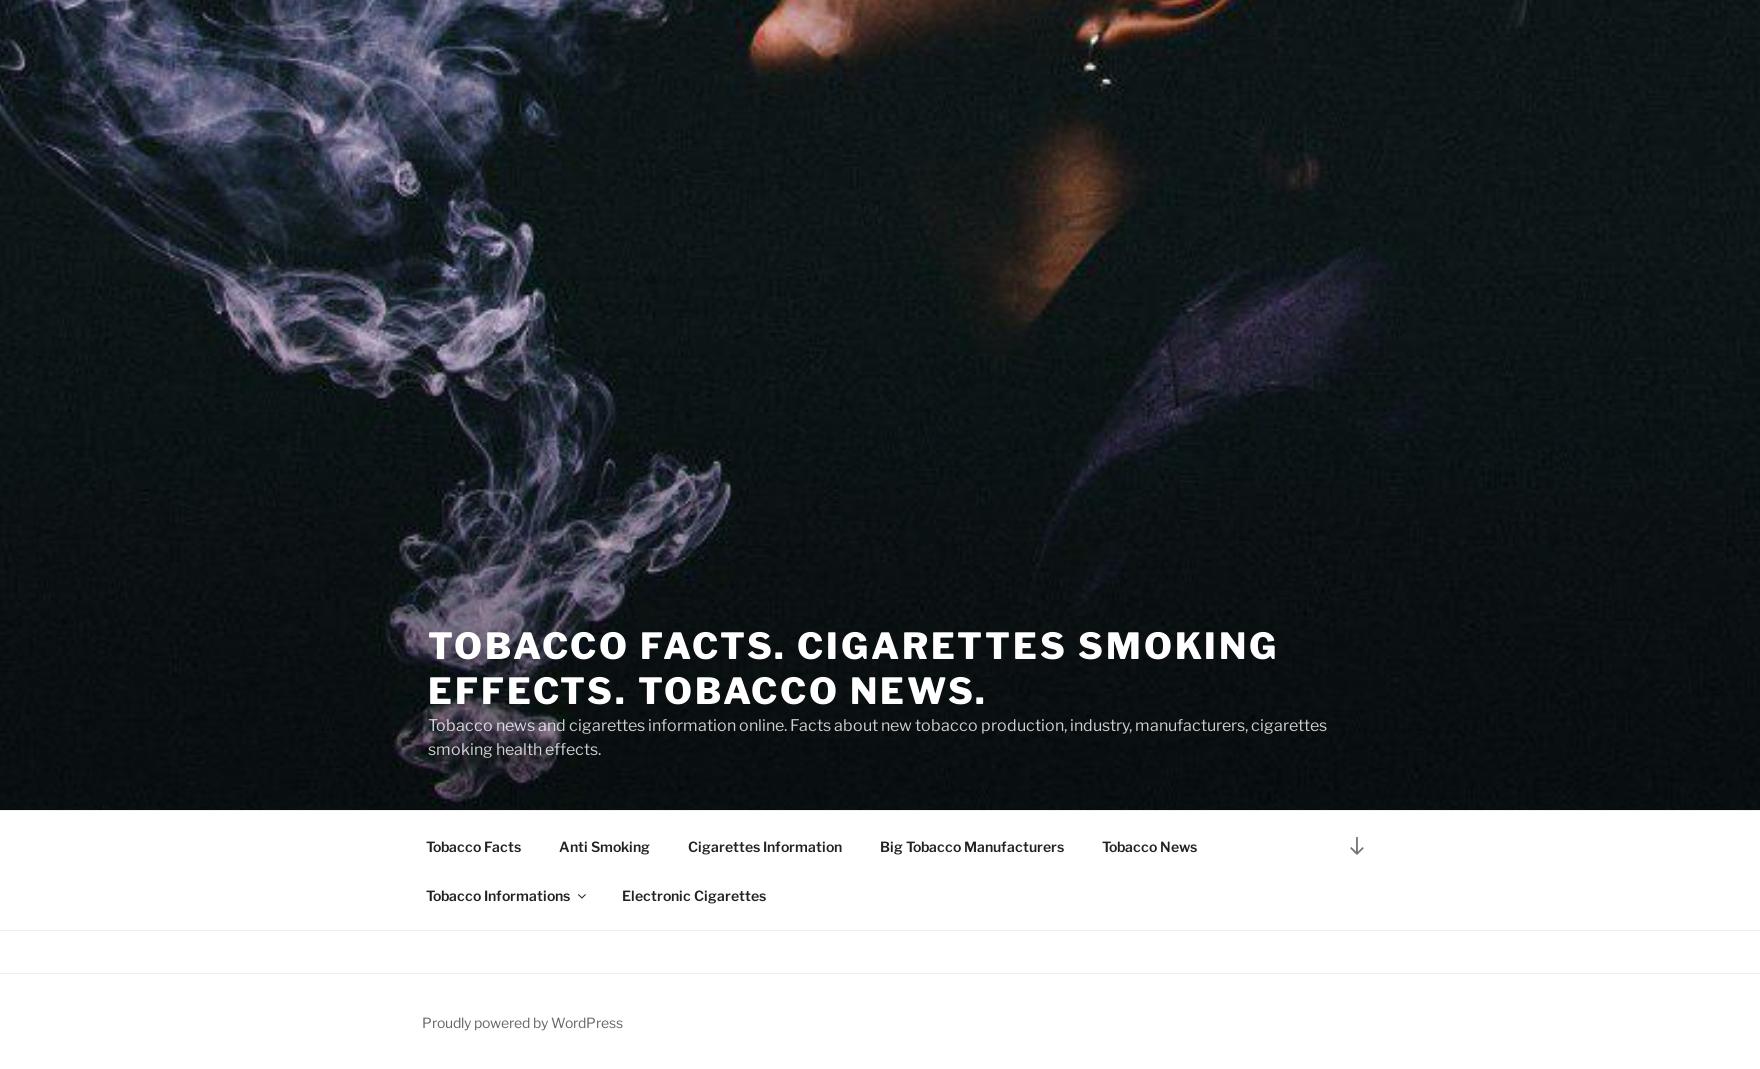 The width and height of the screenshot is (1760, 1069). I want to click on 'Tobacco Informations', so click(497, 893).